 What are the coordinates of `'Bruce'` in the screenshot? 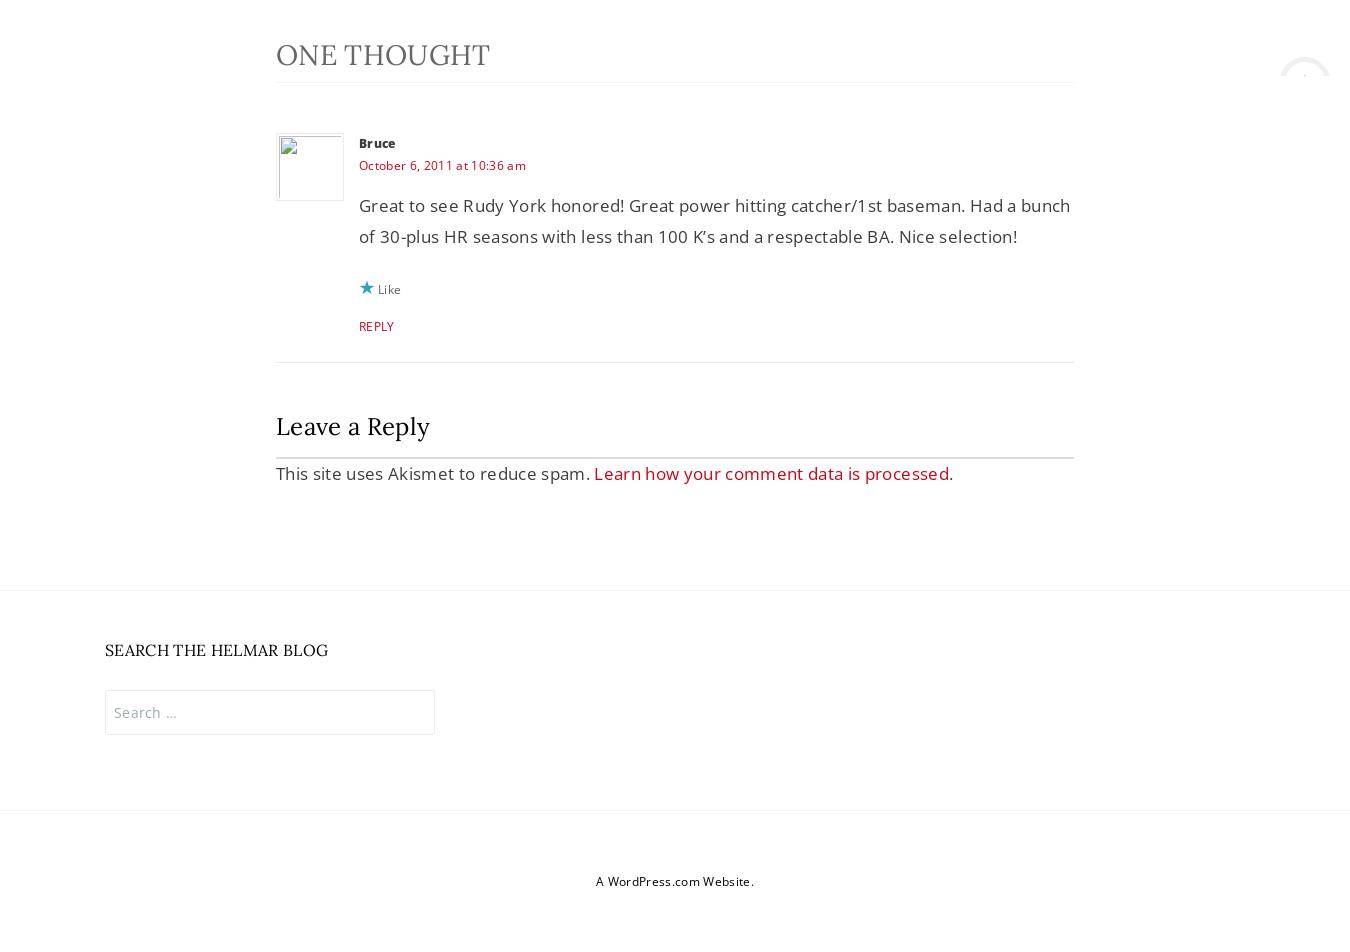 It's located at (377, 143).